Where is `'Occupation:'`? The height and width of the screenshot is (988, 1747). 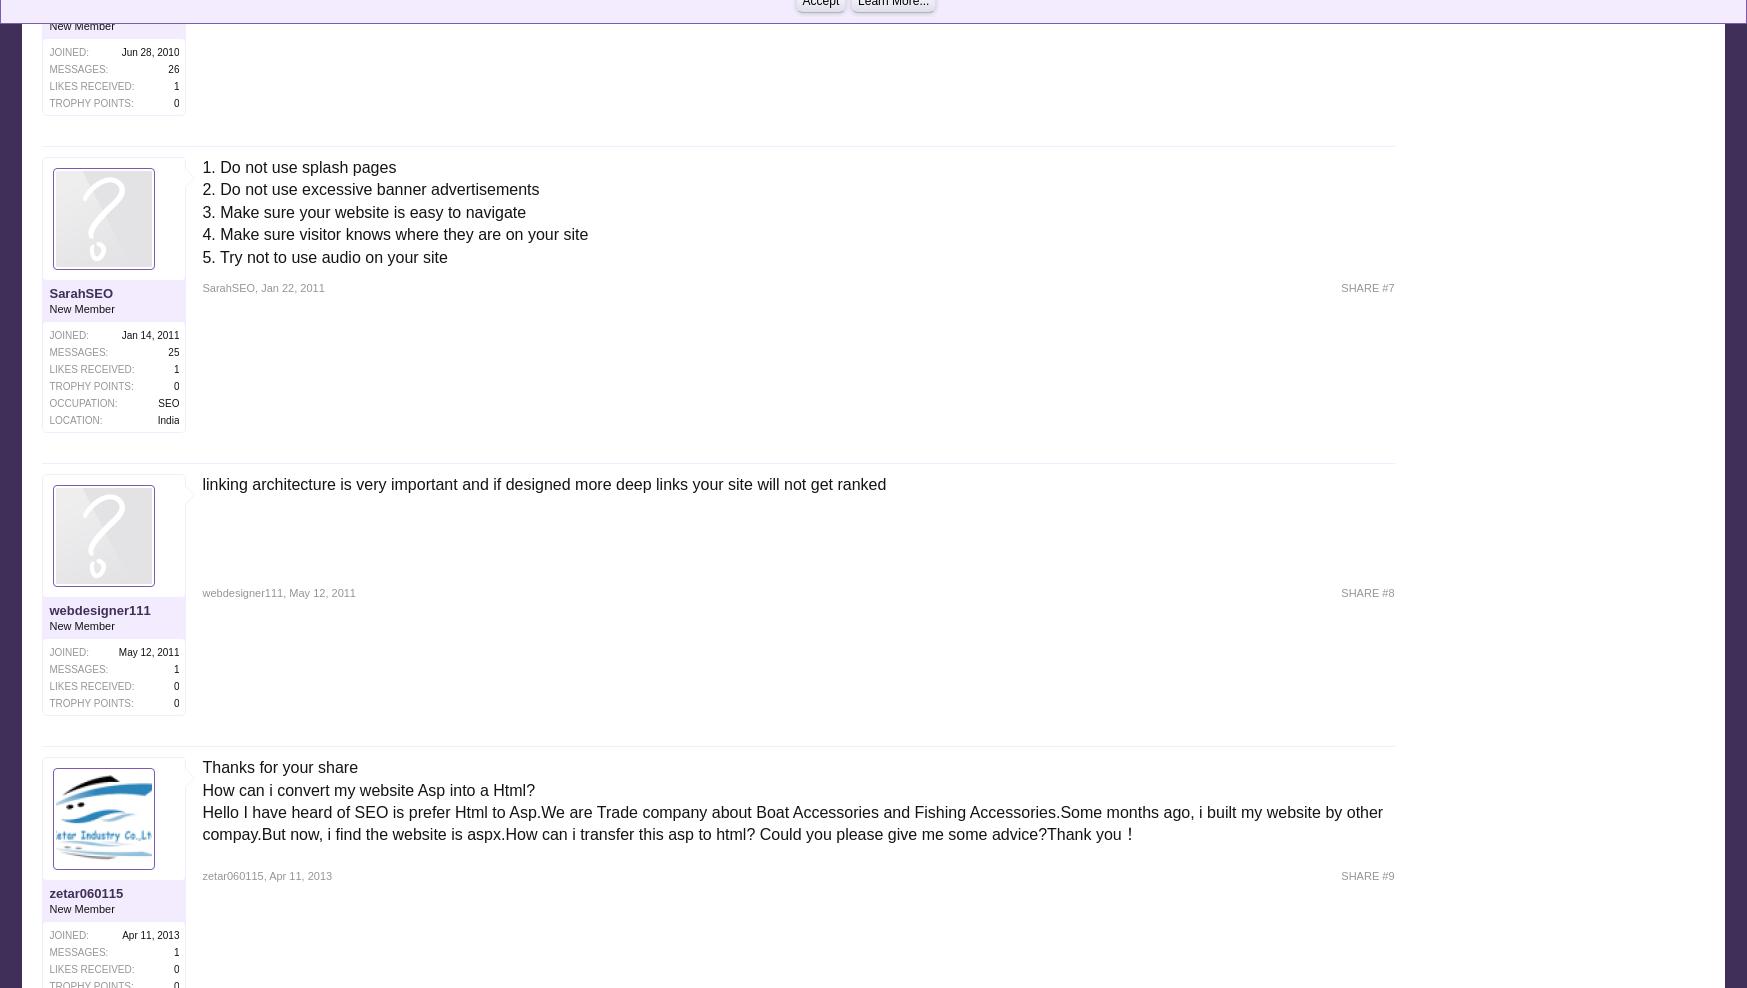 'Occupation:' is located at coordinates (82, 402).